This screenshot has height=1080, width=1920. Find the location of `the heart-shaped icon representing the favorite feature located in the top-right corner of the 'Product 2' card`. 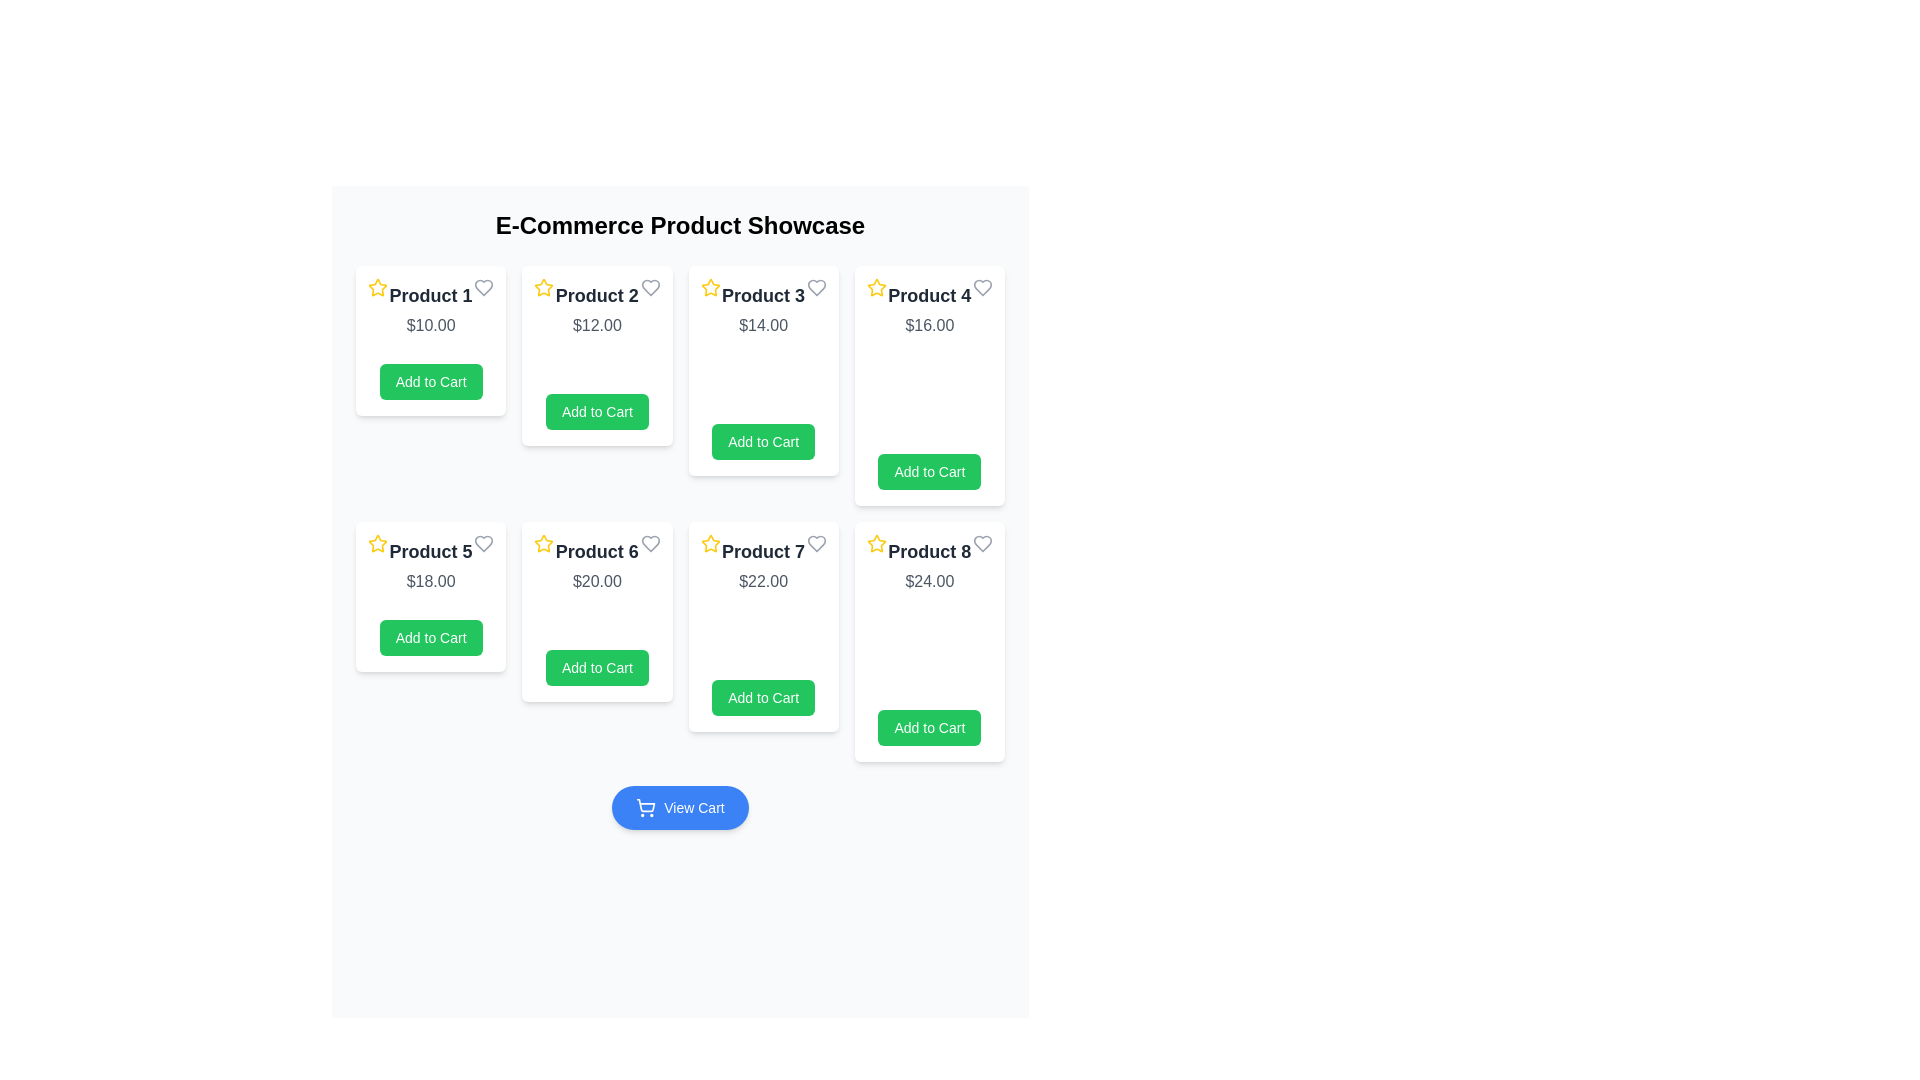

the heart-shaped icon representing the favorite feature located in the top-right corner of the 'Product 2' card is located at coordinates (650, 288).